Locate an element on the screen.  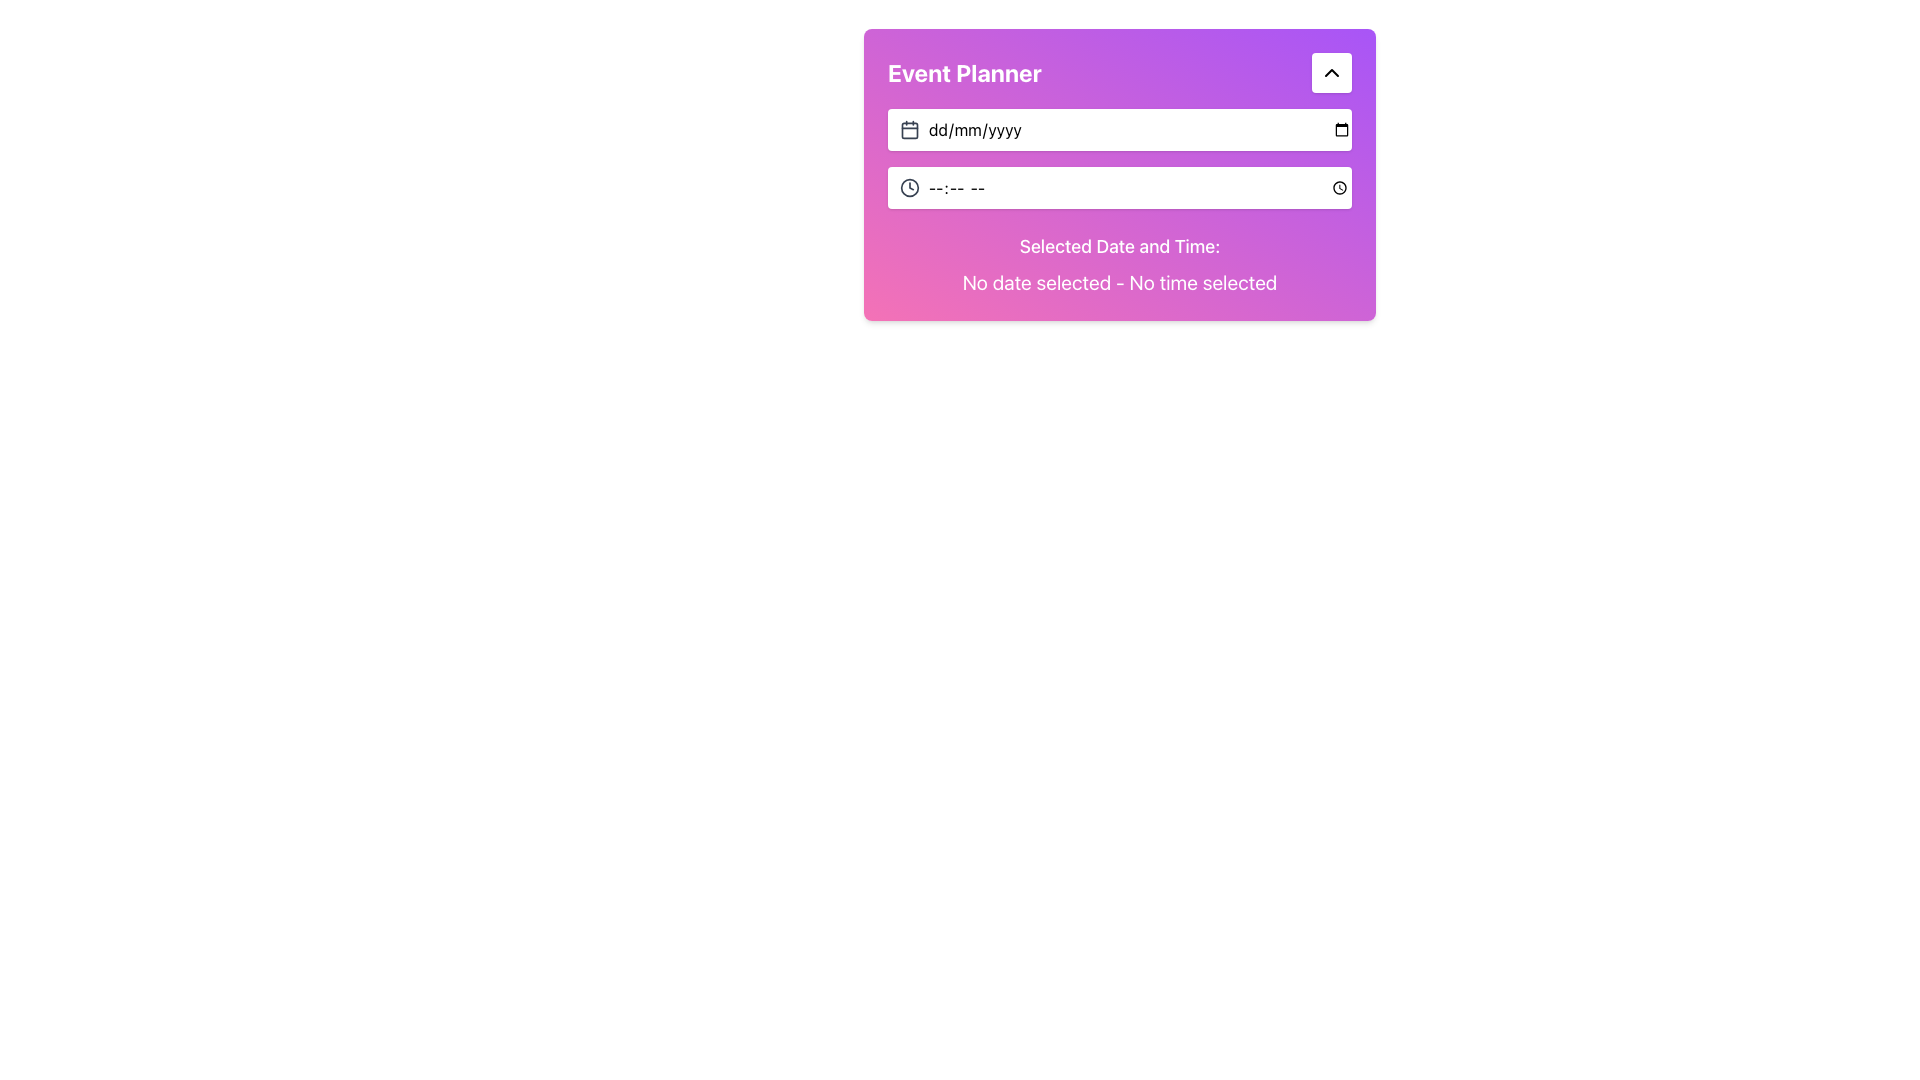
the small upward-pointing chevron icon within the white rounded rectangle located in the top-right corner of the 'Event Planner' card is located at coordinates (1331, 72).